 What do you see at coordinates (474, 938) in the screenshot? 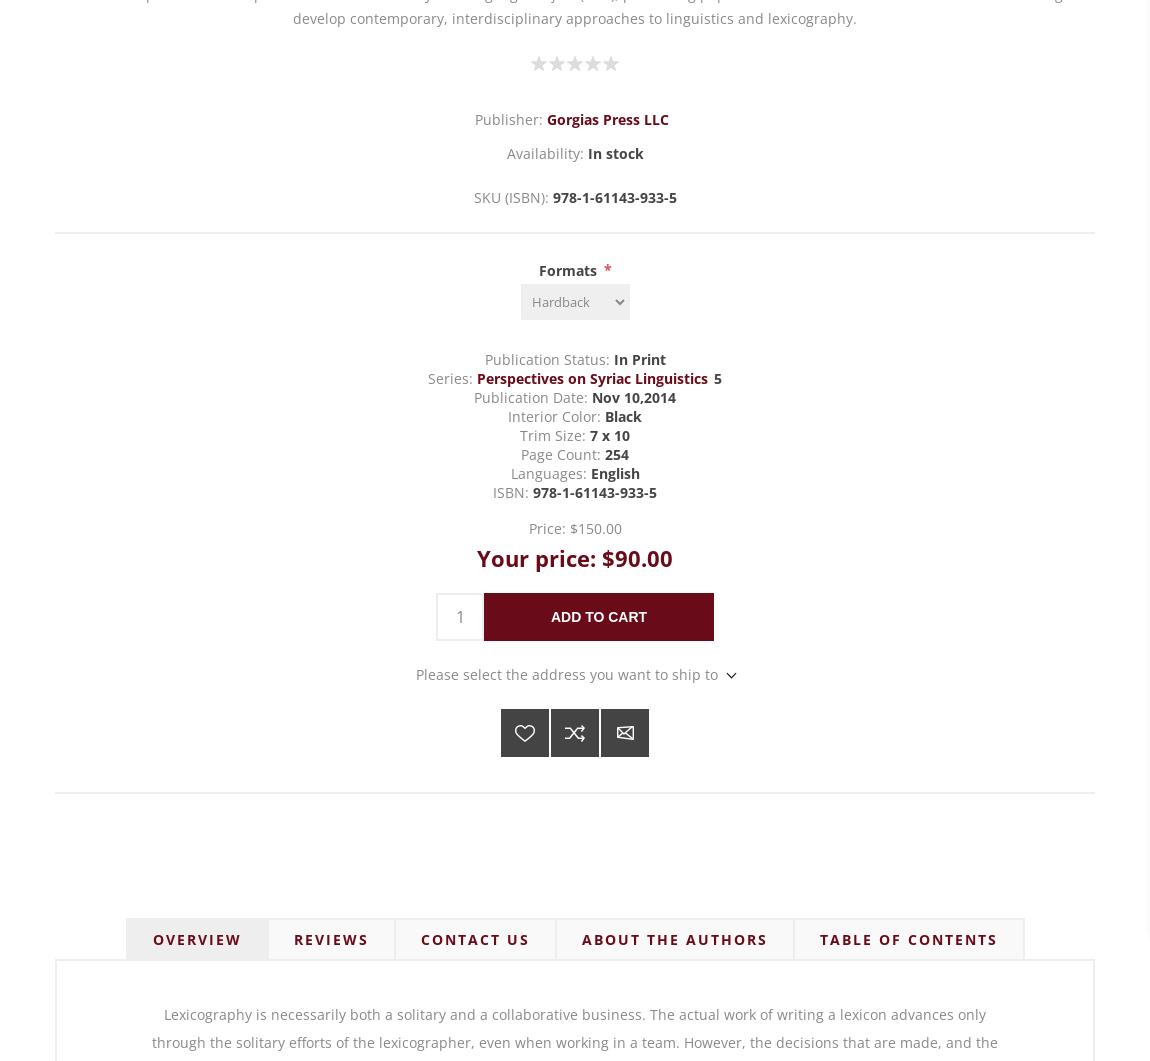
I see `'Contact Us'` at bounding box center [474, 938].